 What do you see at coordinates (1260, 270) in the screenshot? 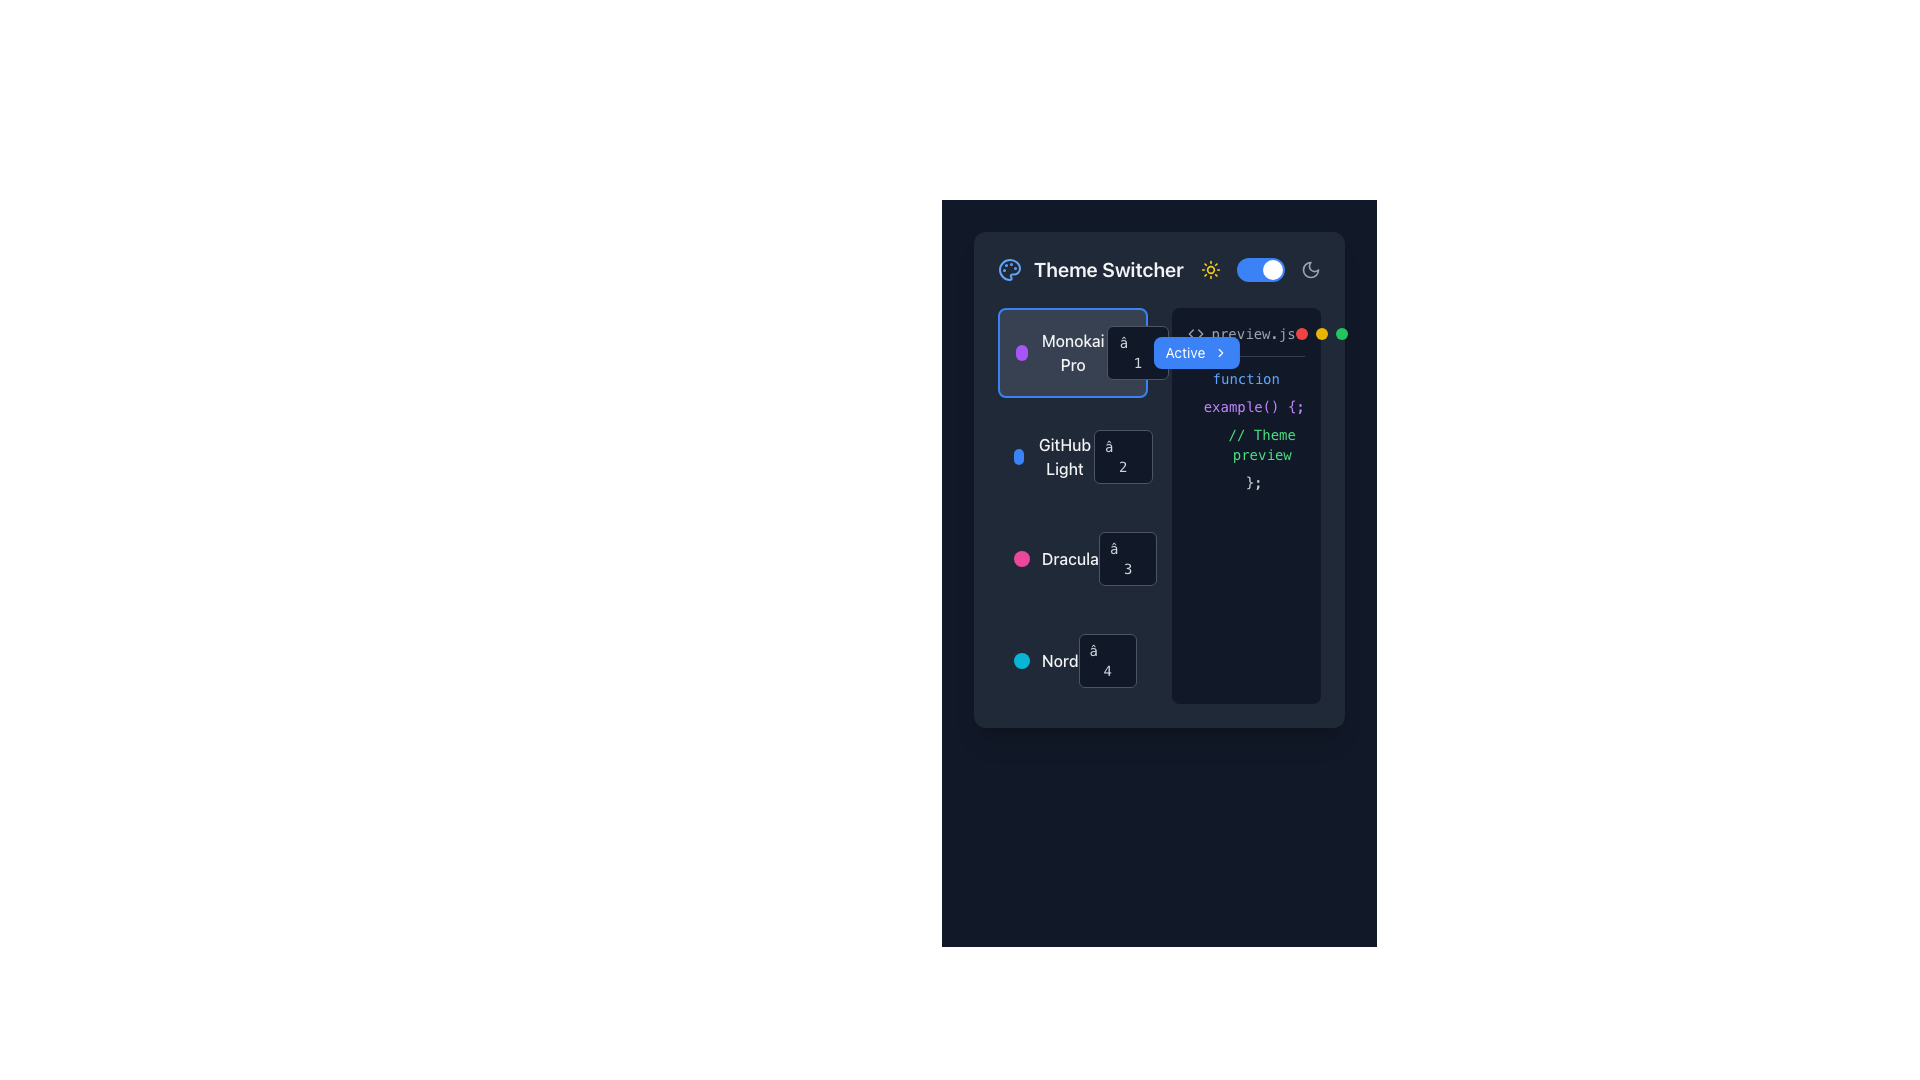
I see `the toggle switch located in the 'Theme Switcher' section at the top-right corner to switch between light and dark modes` at bounding box center [1260, 270].